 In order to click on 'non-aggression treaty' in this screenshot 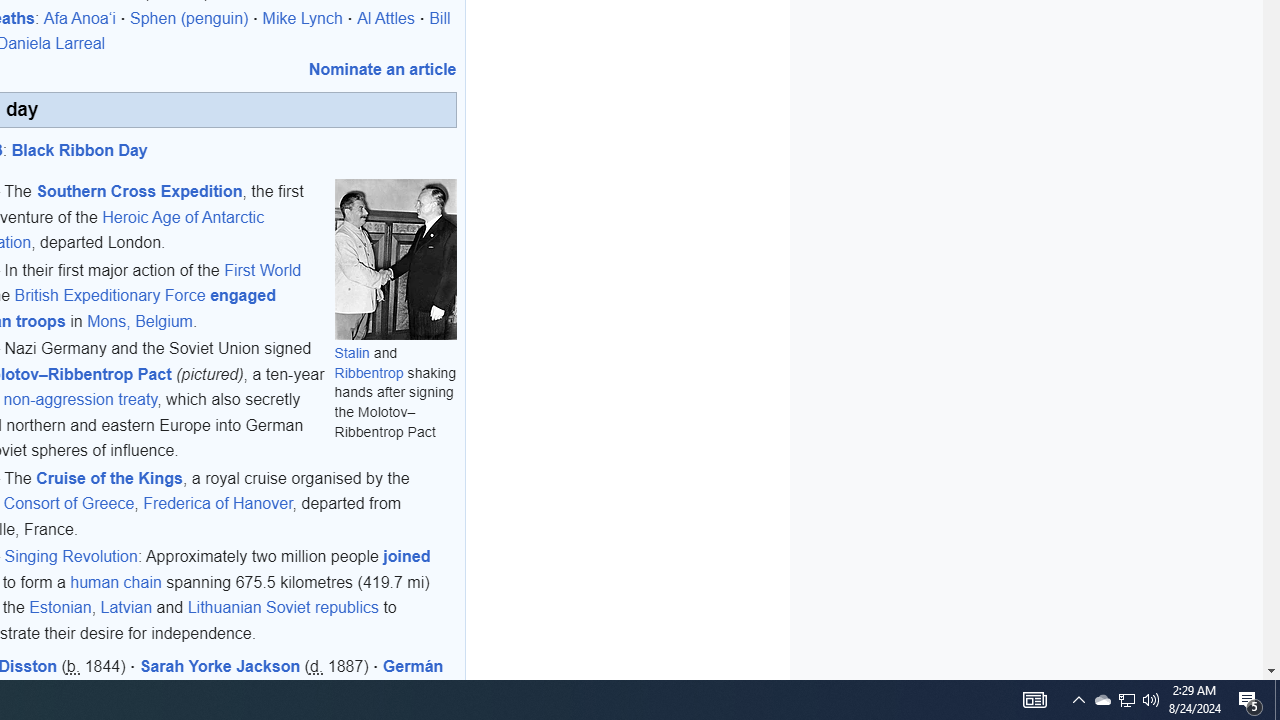, I will do `click(80, 399)`.